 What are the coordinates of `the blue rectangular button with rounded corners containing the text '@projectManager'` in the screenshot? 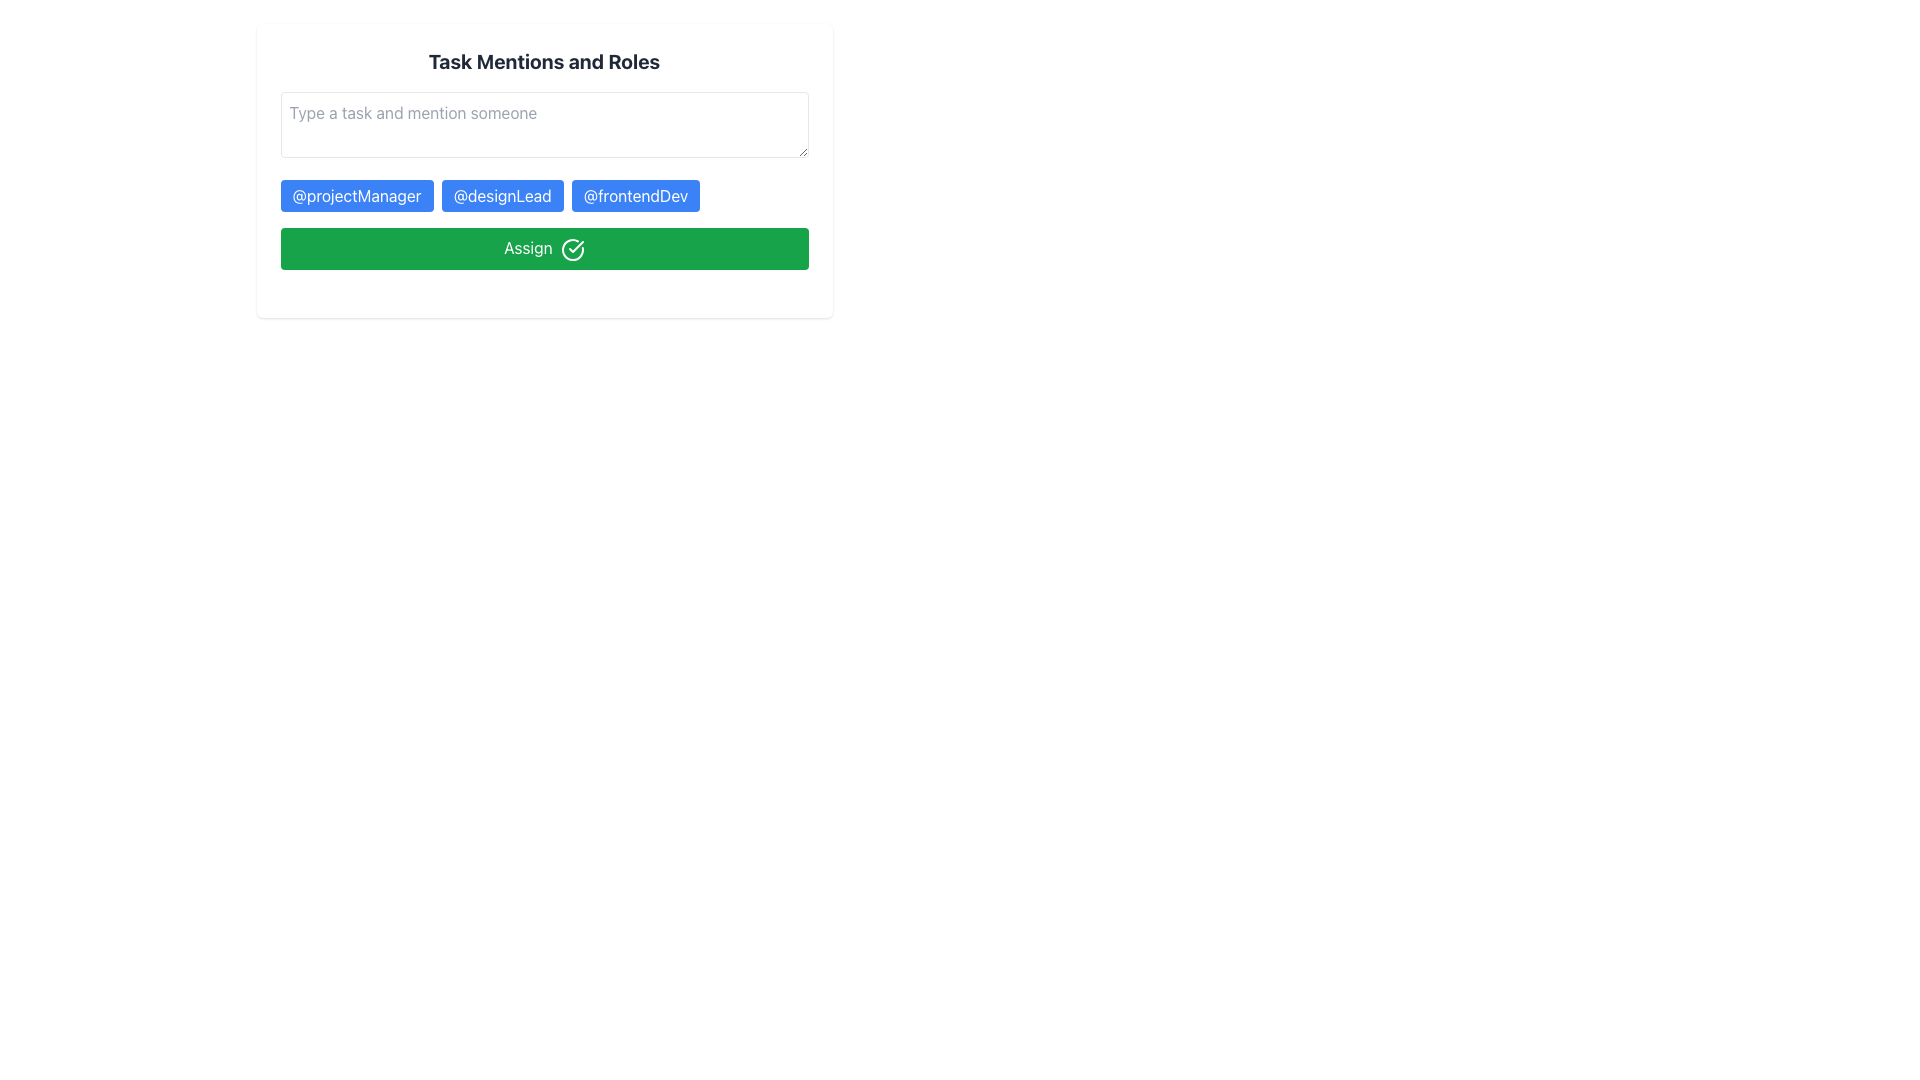 It's located at (356, 196).